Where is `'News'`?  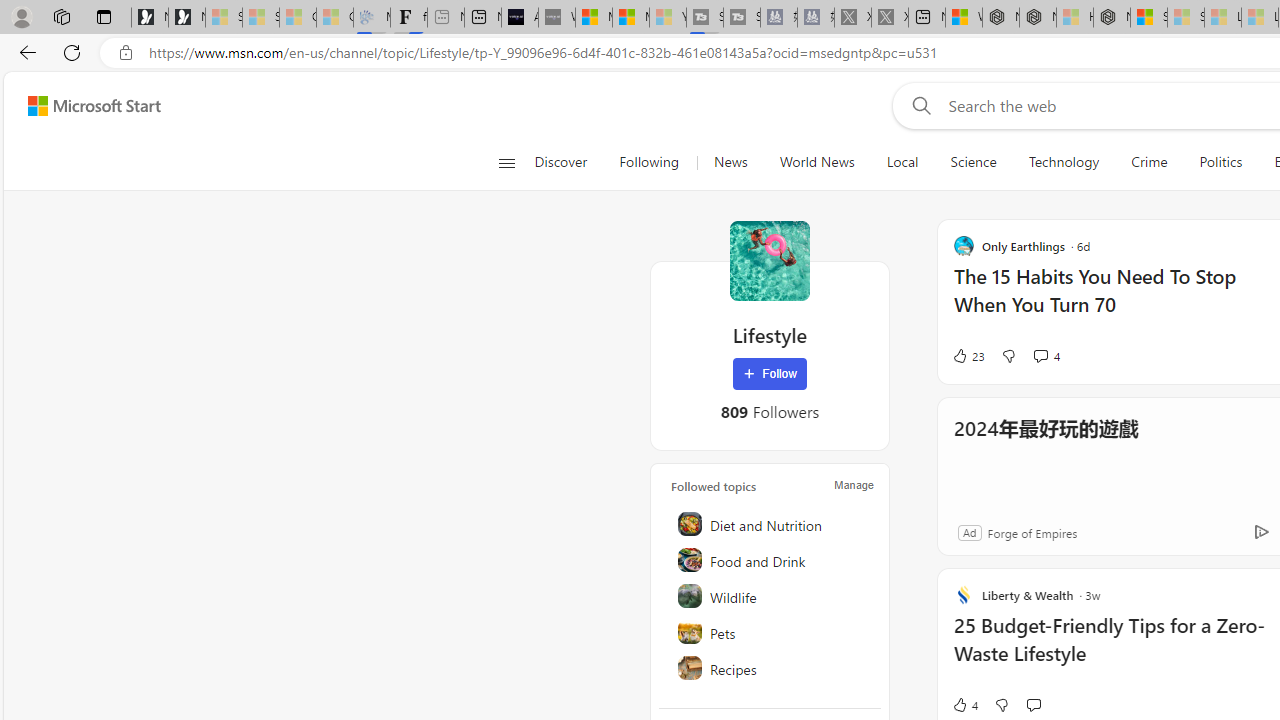
'News' is located at coordinates (729, 162).